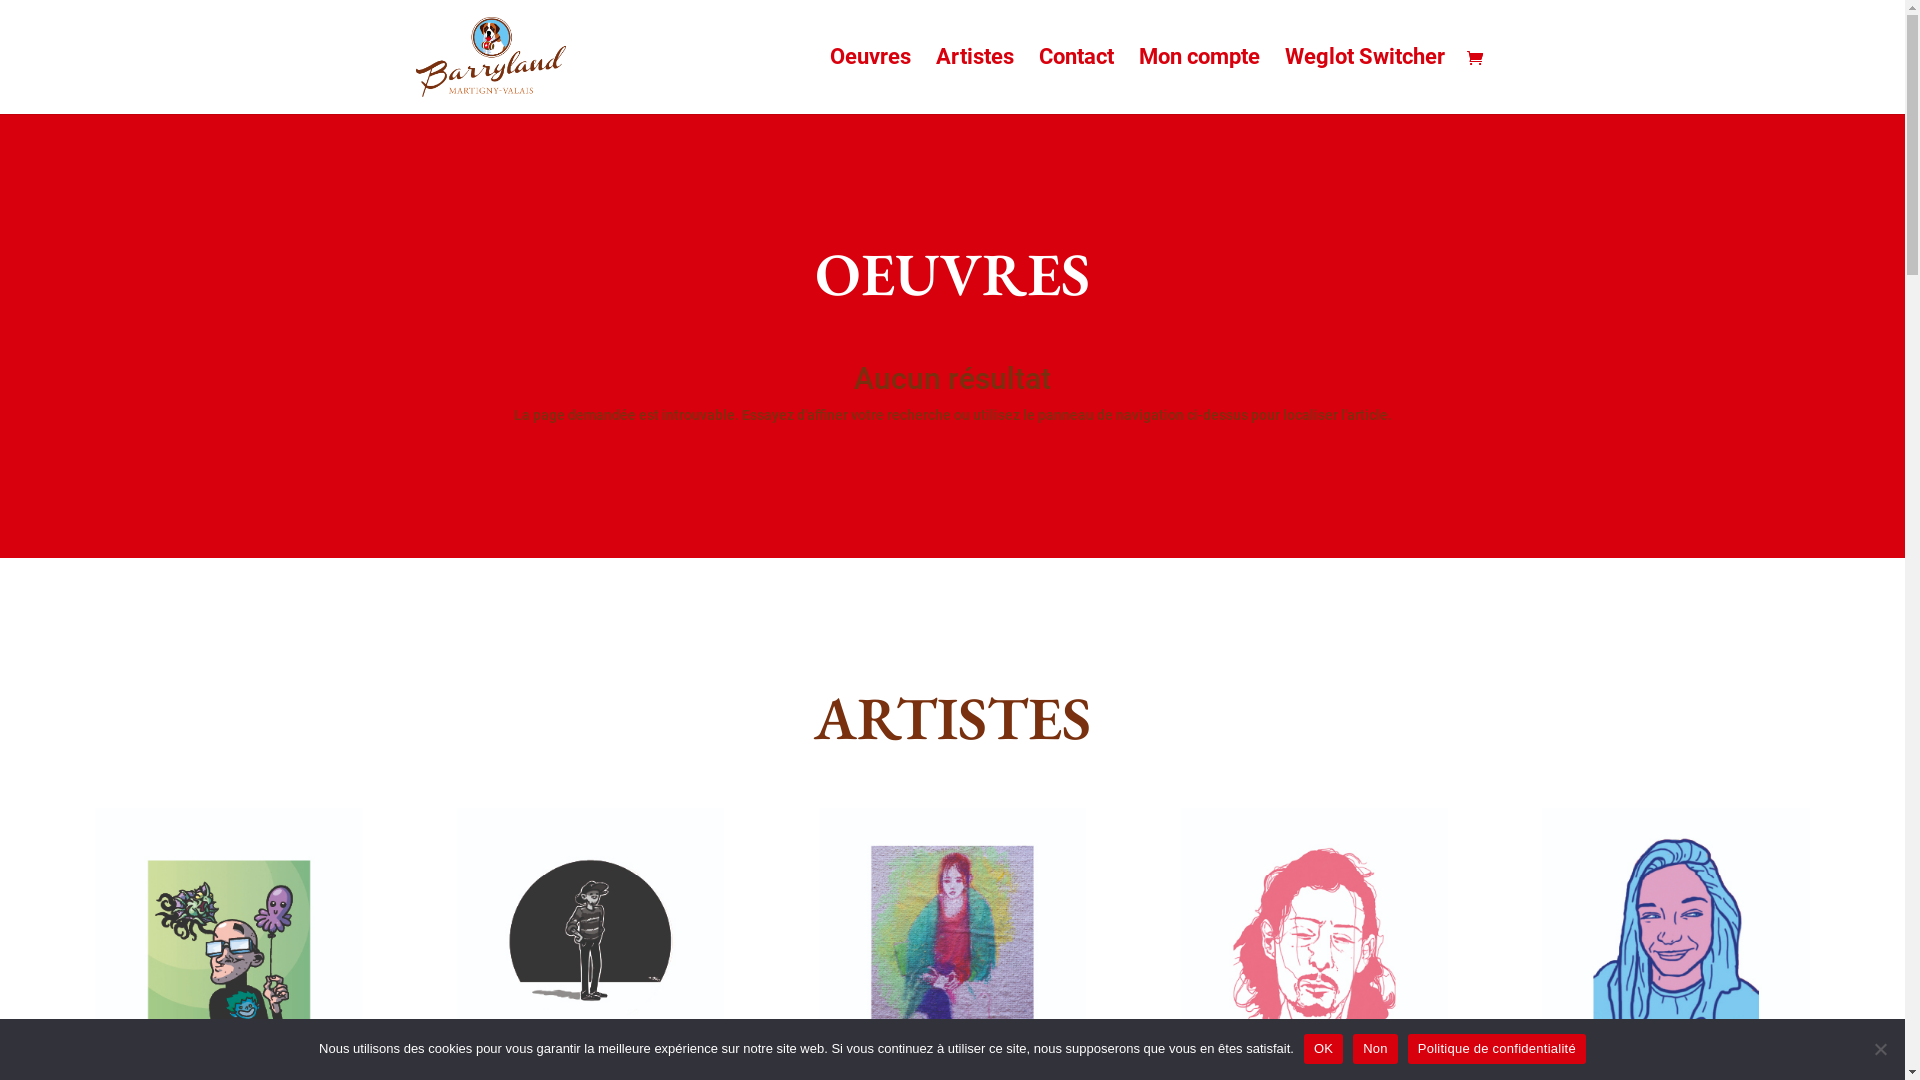 The image size is (1920, 1080). Describe the element at coordinates (974, 80) in the screenshot. I see `'Artistes'` at that location.